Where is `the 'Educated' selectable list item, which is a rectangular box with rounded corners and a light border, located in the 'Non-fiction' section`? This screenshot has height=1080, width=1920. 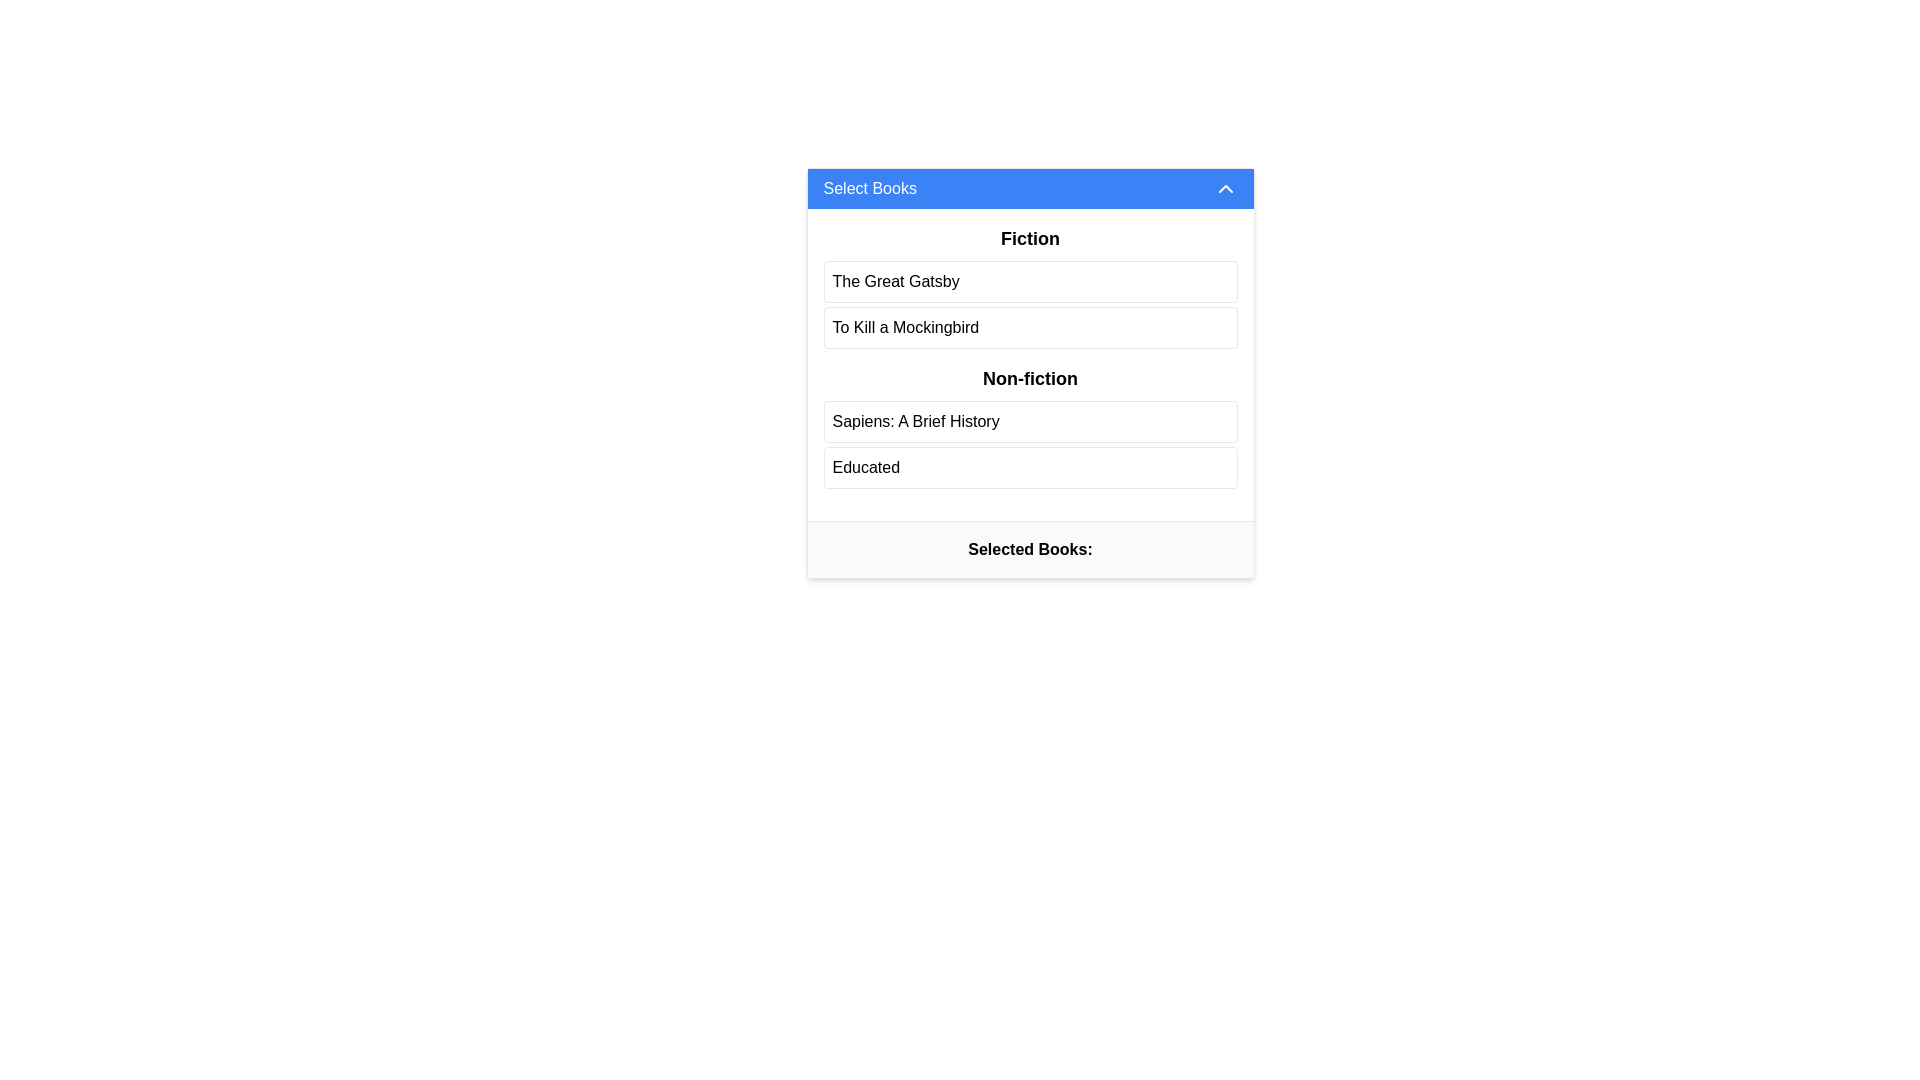
the 'Educated' selectable list item, which is a rectangular box with rounded corners and a light border, located in the 'Non-fiction' section is located at coordinates (1030, 467).